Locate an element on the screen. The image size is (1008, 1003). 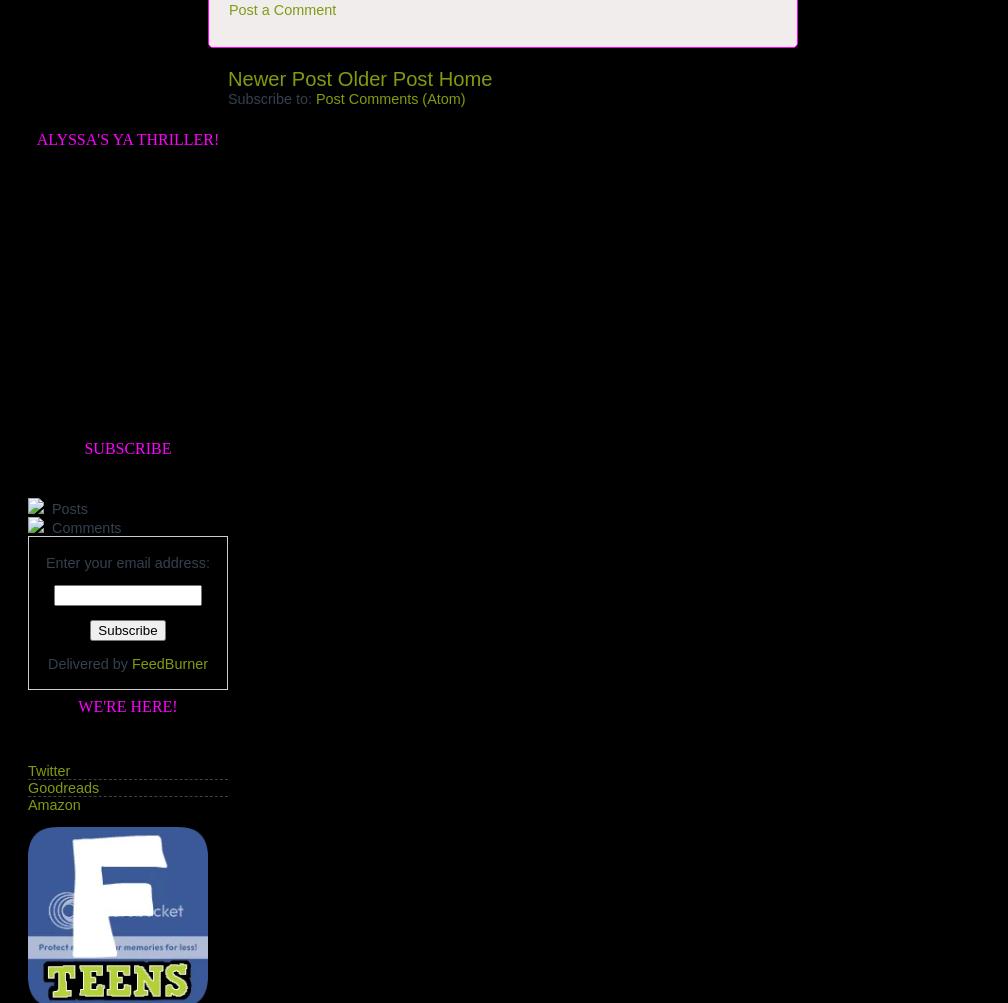
'Home' is located at coordinates (464, 79).